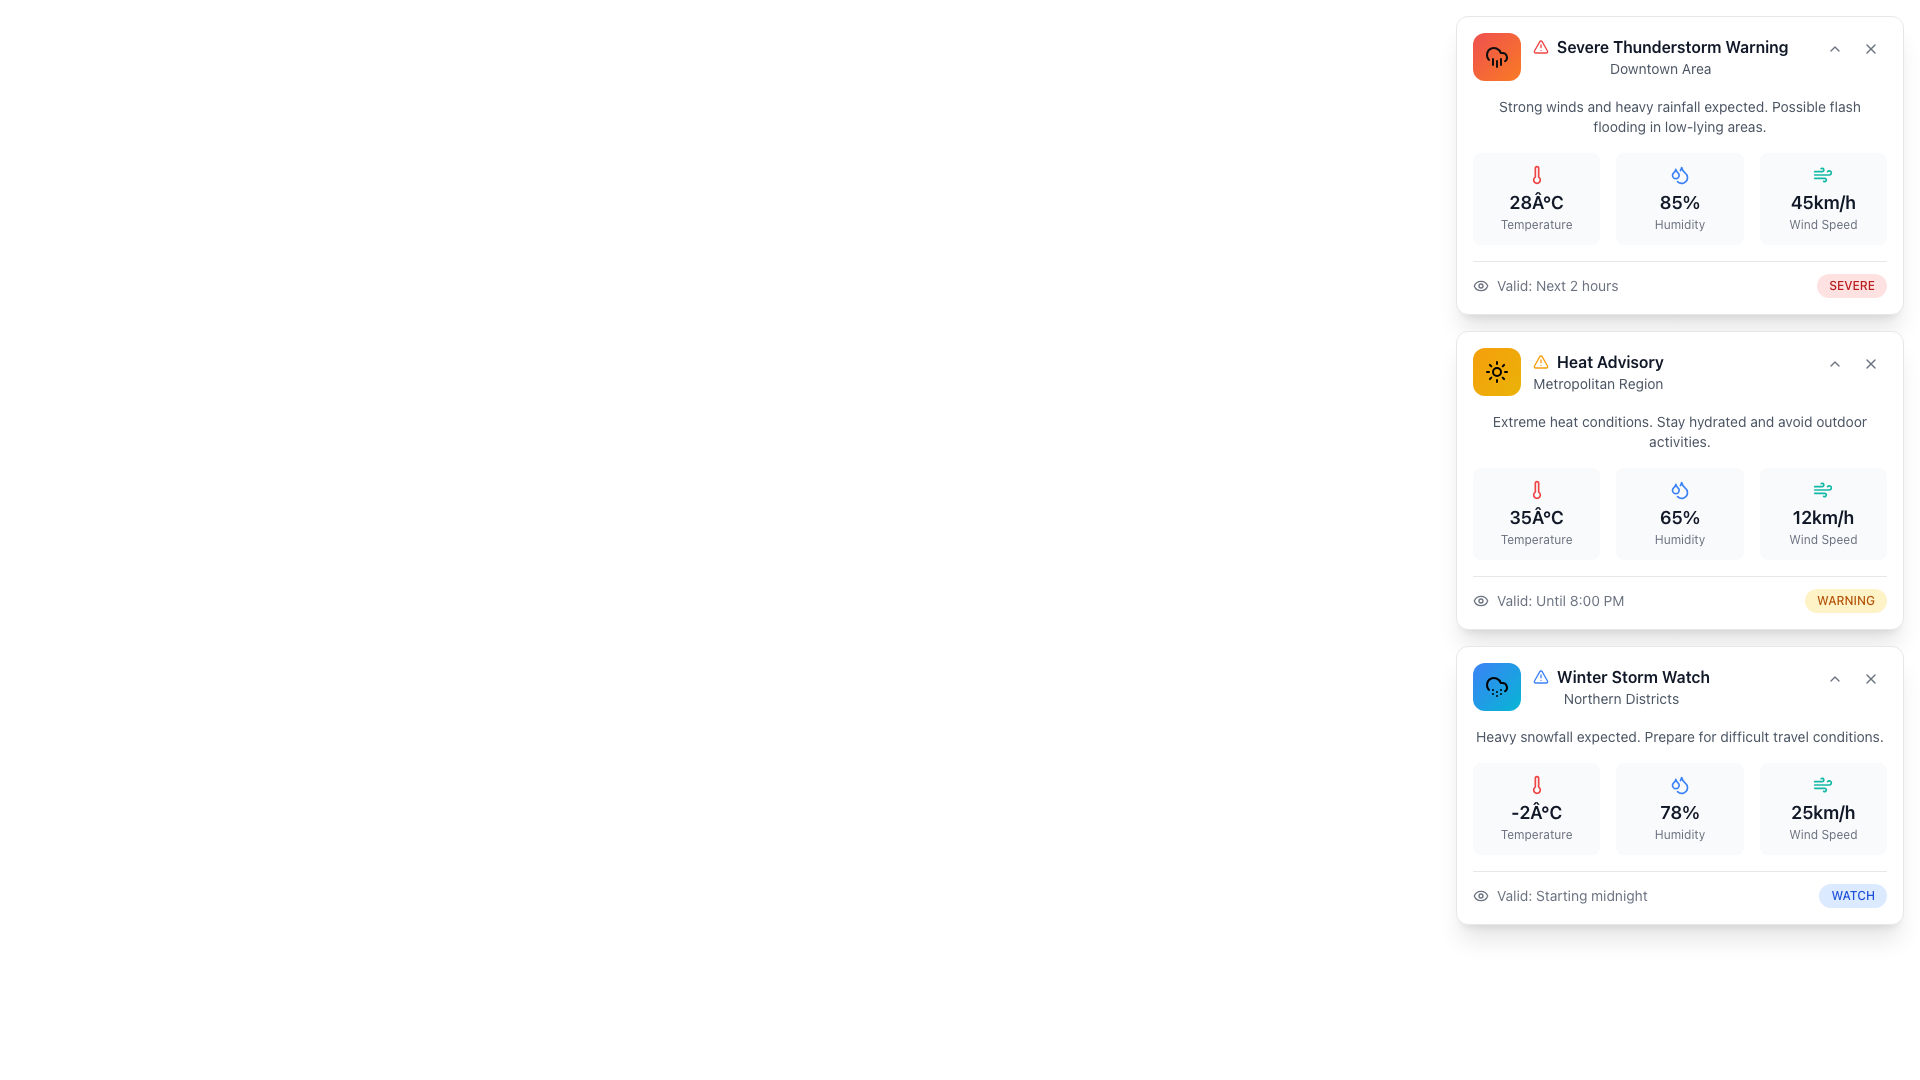 The height and width of the screenshot is (1080, 1920). What do you see at coordinates (1672, 45) in the screenshot?
I see `text of the 'Severe Thunderstorm Warning' title label located at the top-left corner of the first alert card` at bounding box center [1672, 45].